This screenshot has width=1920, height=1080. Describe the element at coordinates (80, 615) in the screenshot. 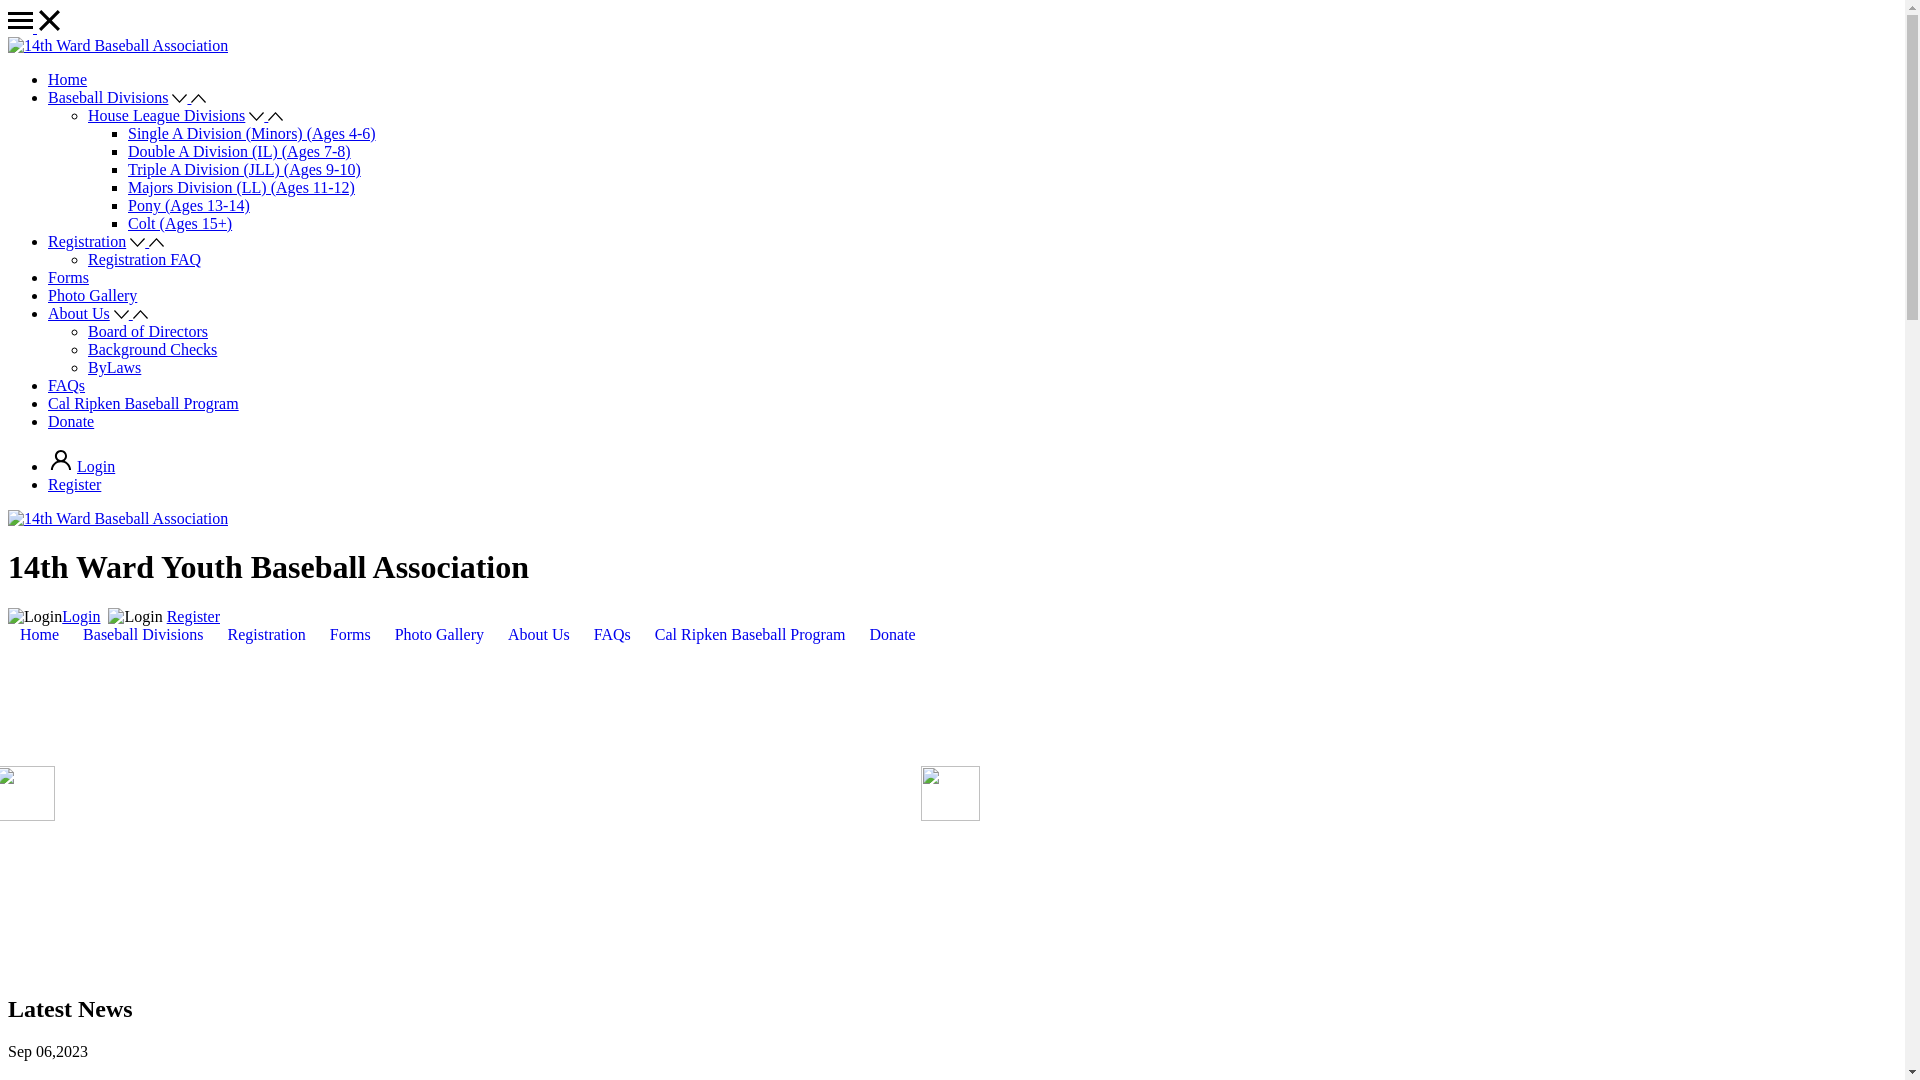

I see `'Login'` at that location.